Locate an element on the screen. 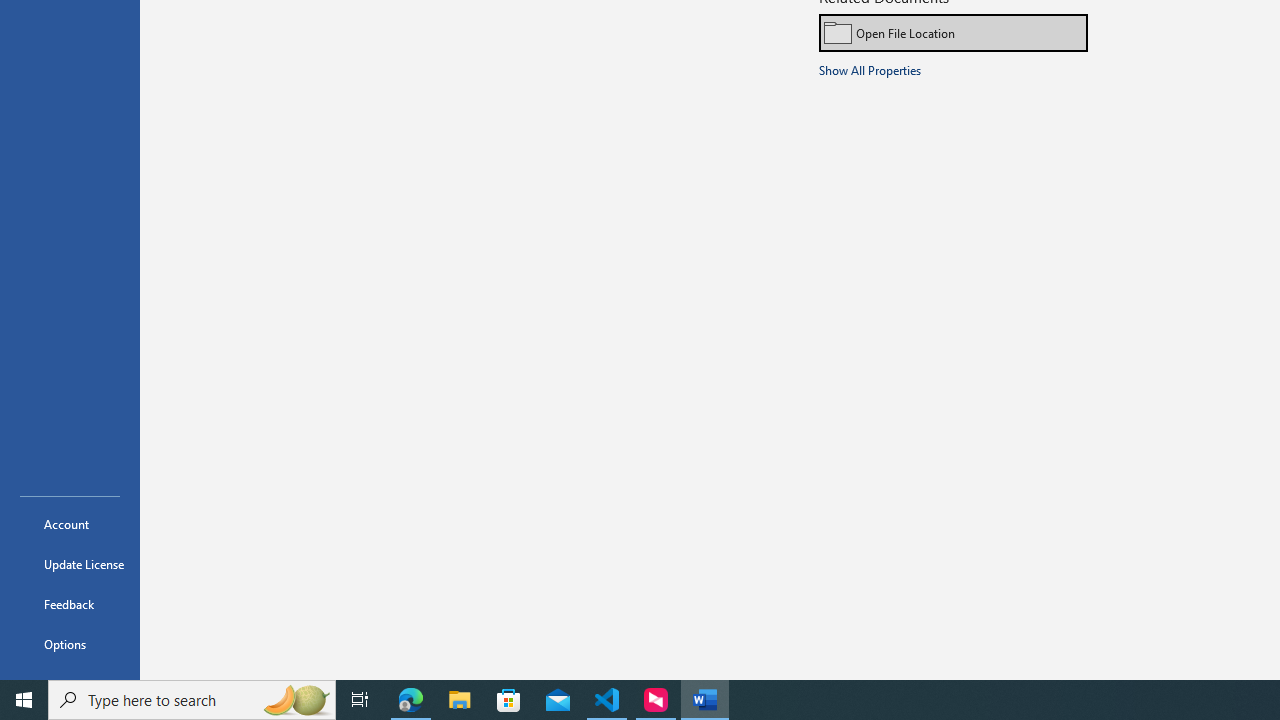 Image resolution: width=1280 pixels, height=720 pixels. 'Show All Properties' is located at coordinates (871, 68).